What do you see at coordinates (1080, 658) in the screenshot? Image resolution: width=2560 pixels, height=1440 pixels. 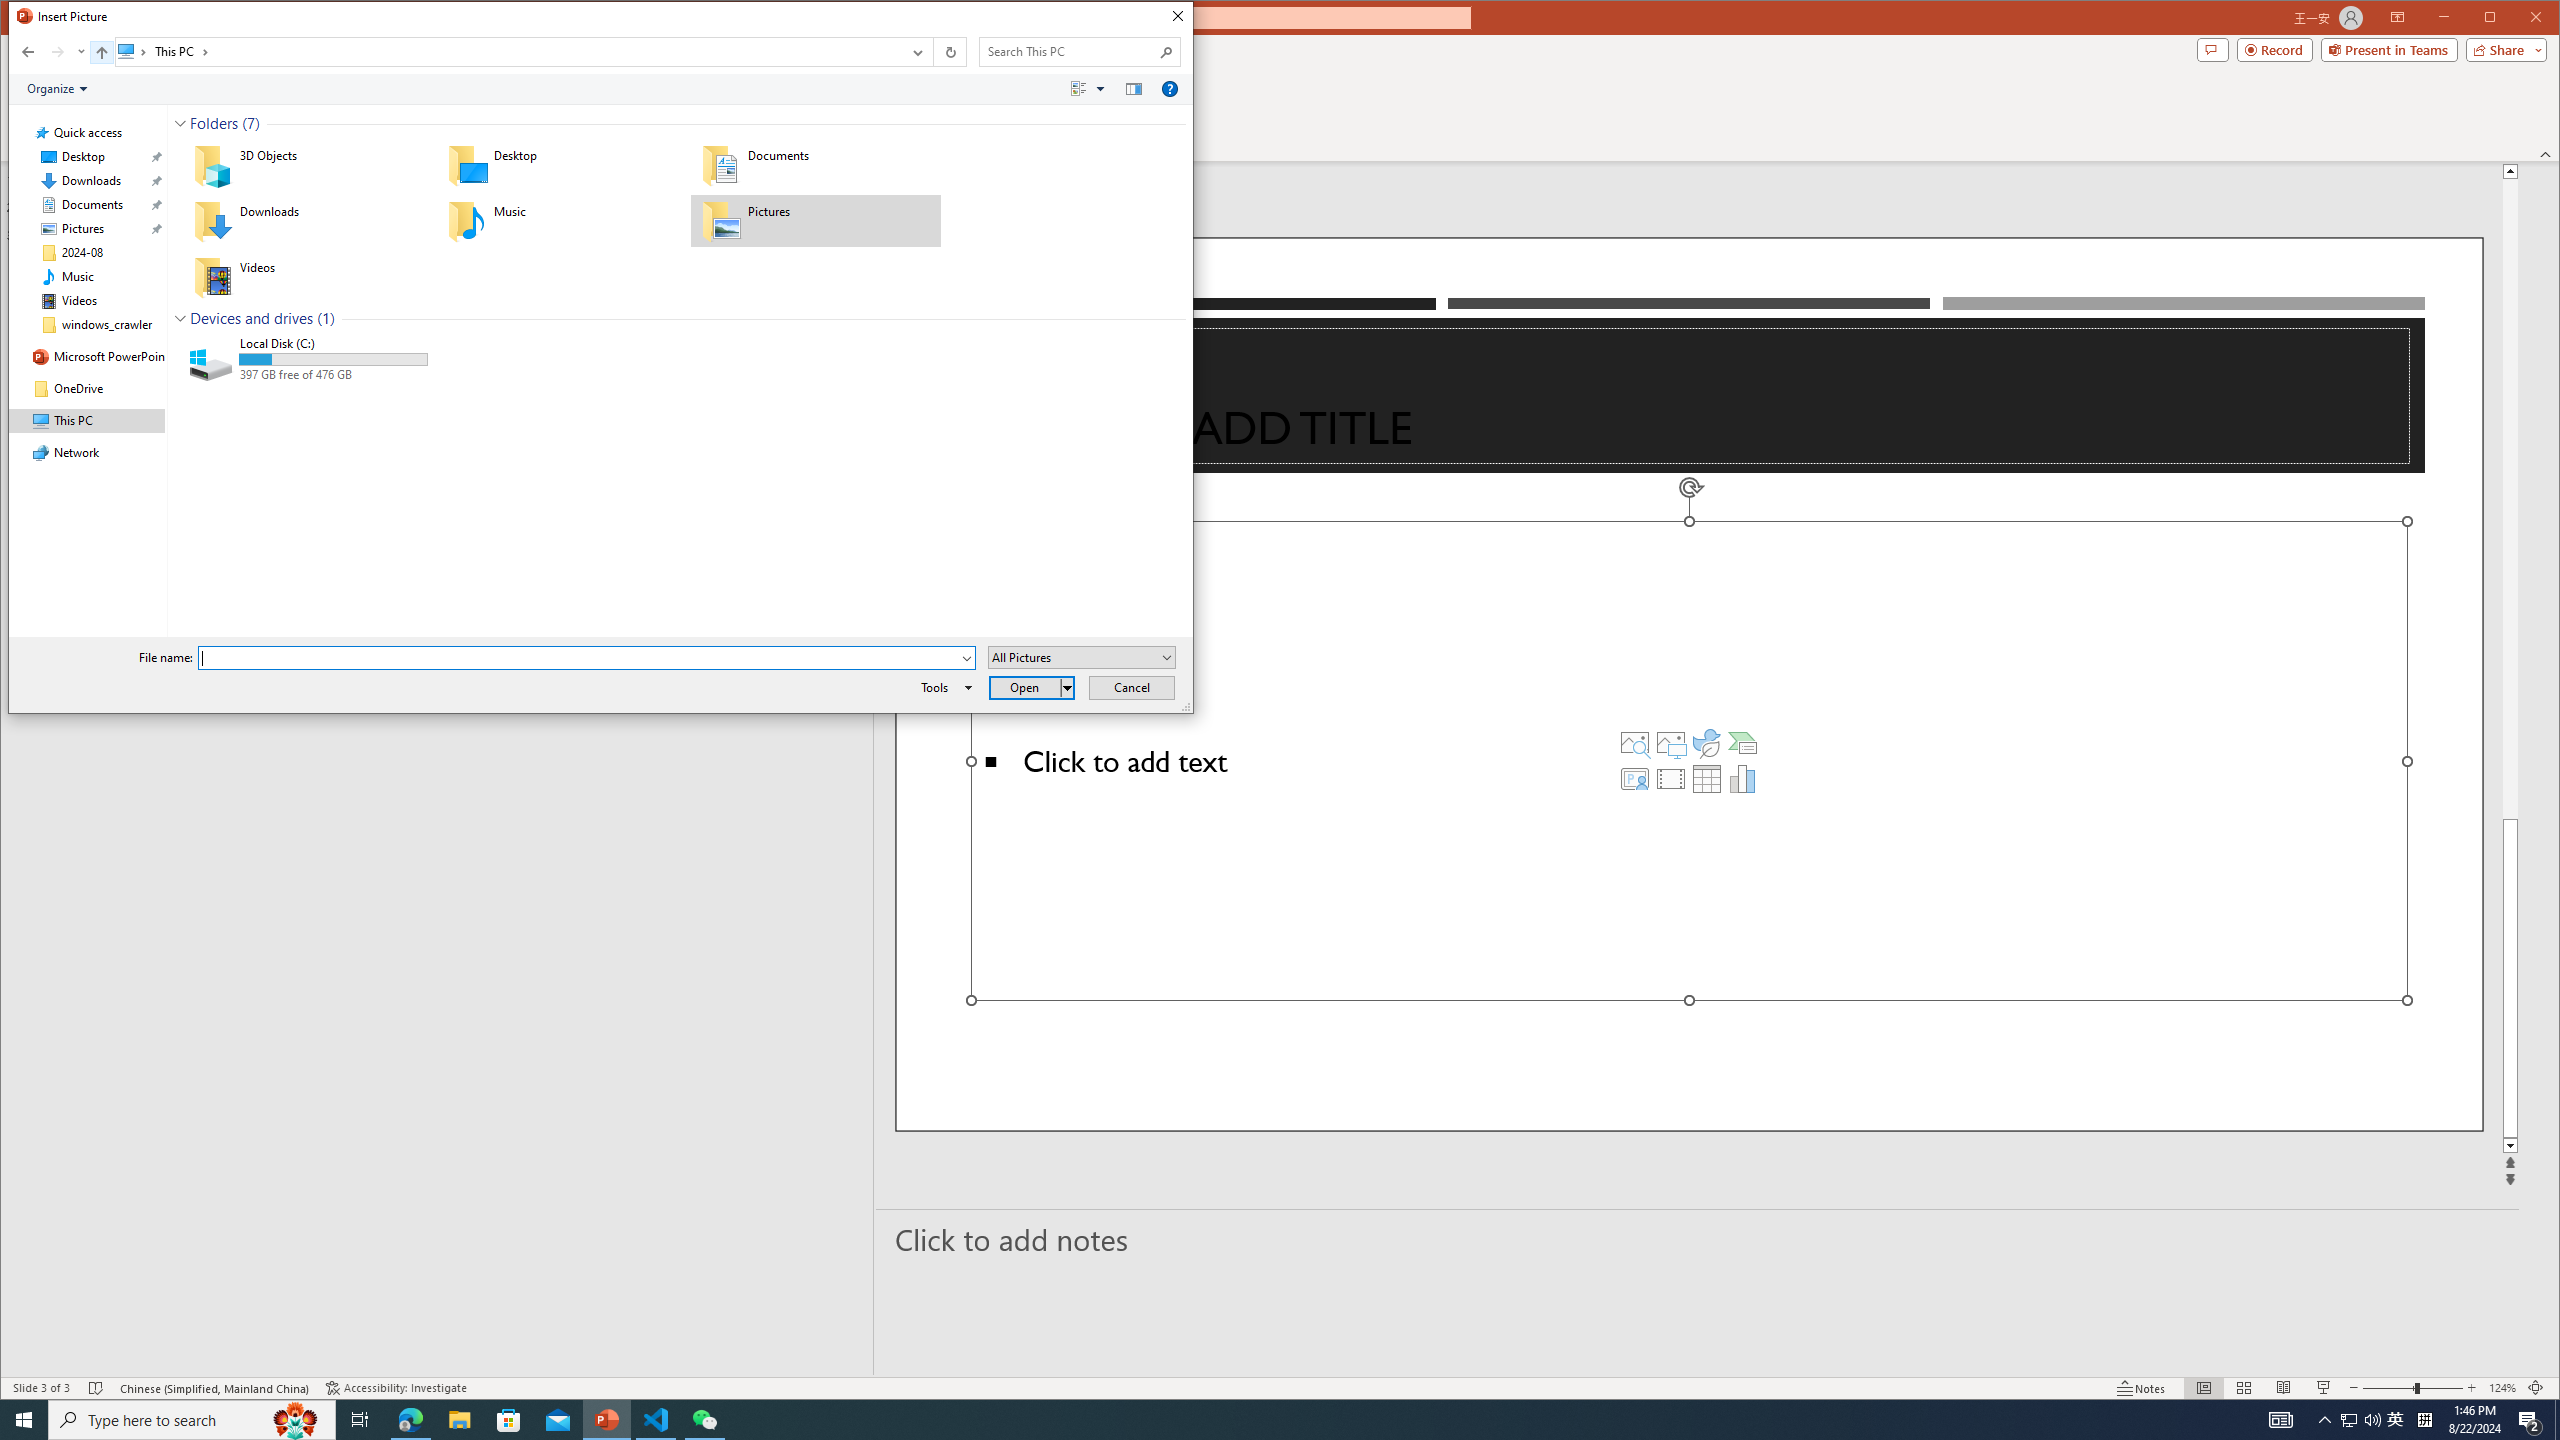 I see `'Files of type:'` at bounding box center [1080, 658].